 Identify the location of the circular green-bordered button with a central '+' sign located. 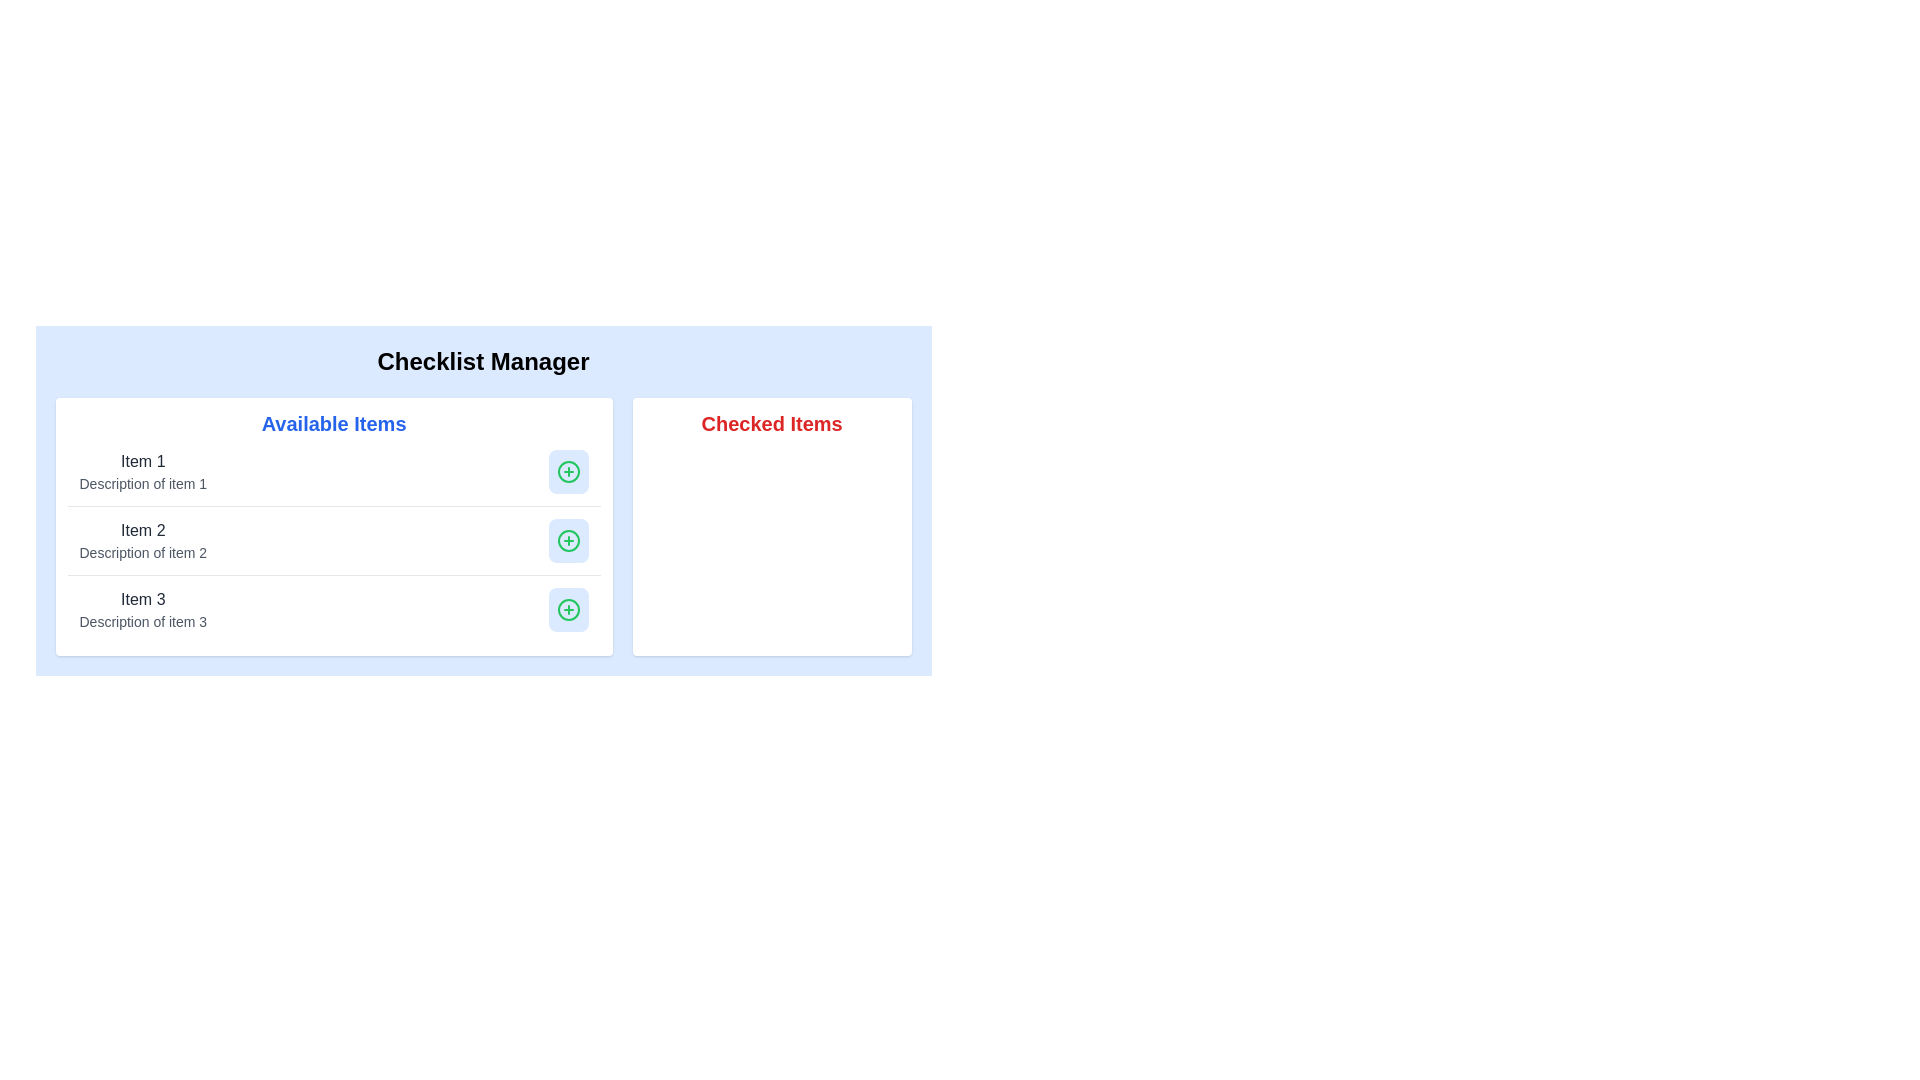
(567, 471).